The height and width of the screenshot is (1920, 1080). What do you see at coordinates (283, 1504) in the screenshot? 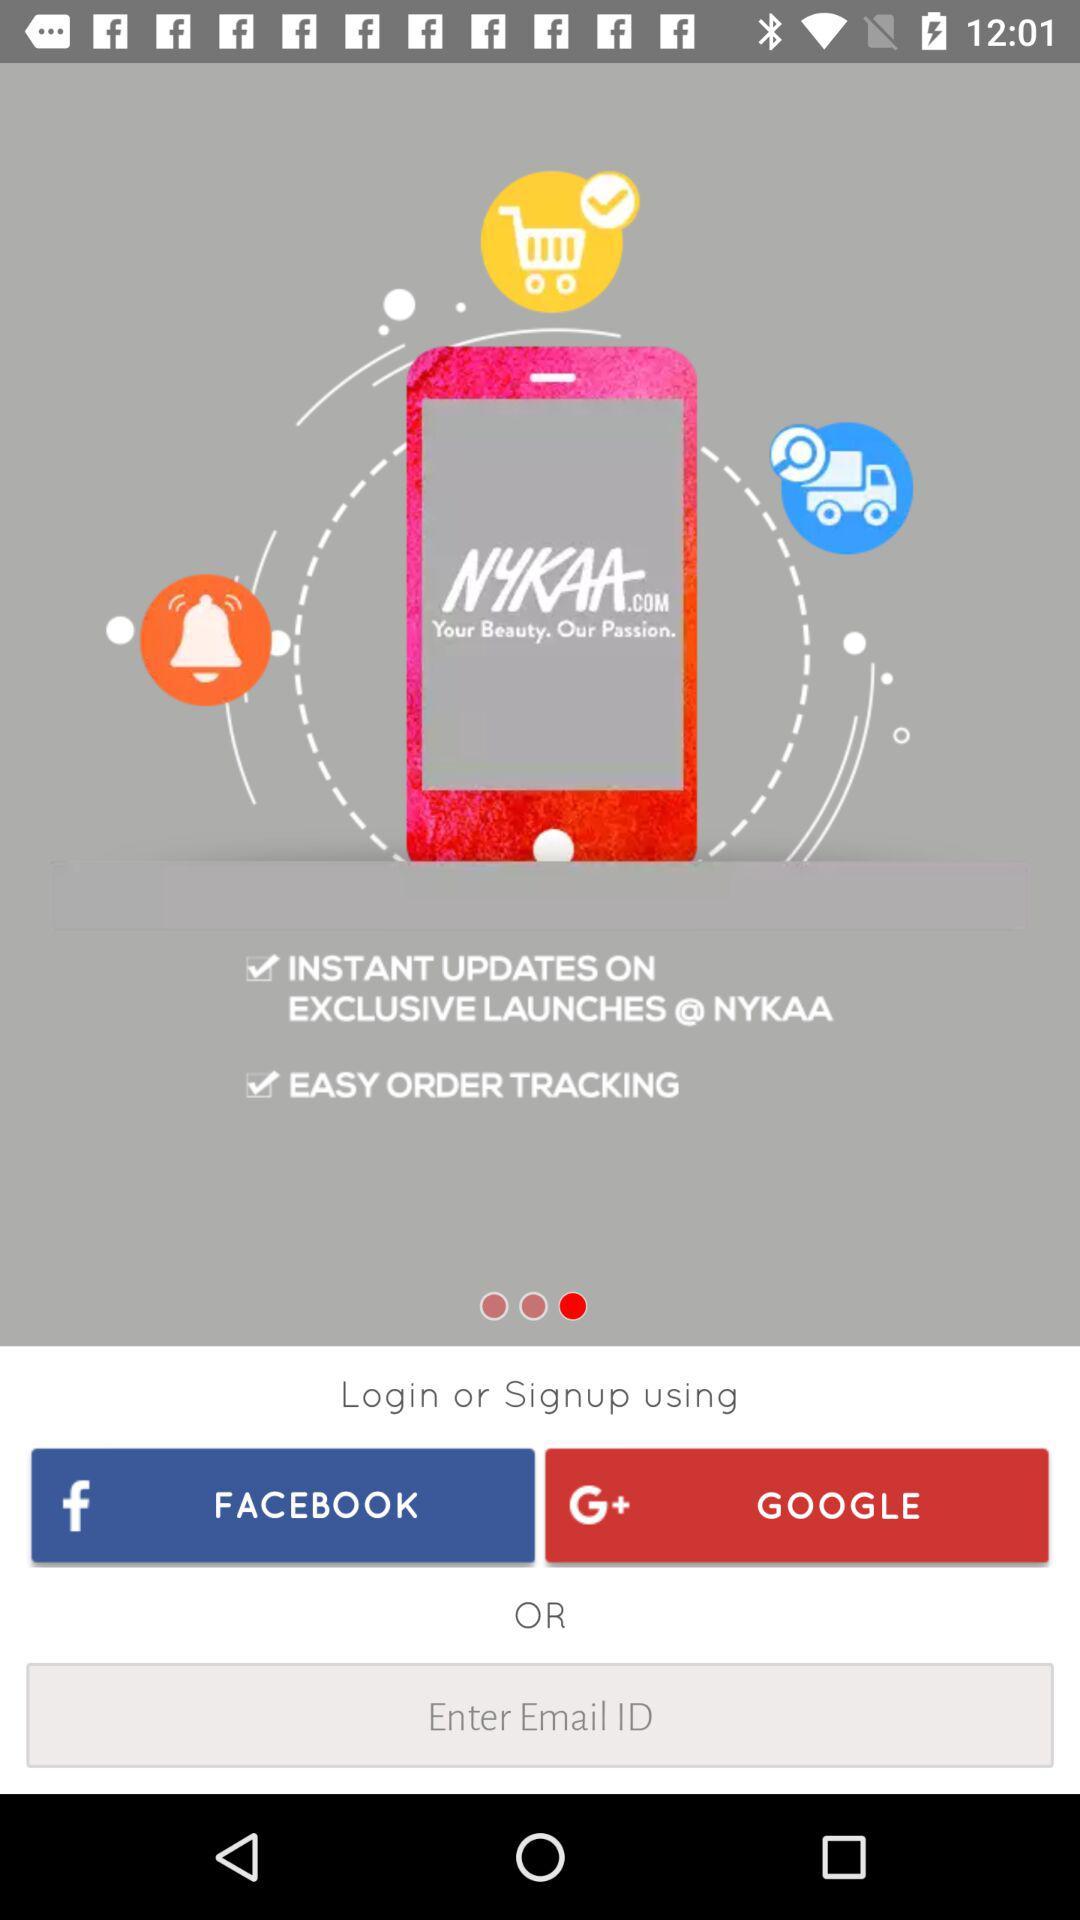
I see `the icon above or icon` at bounding box center [283, 1504].